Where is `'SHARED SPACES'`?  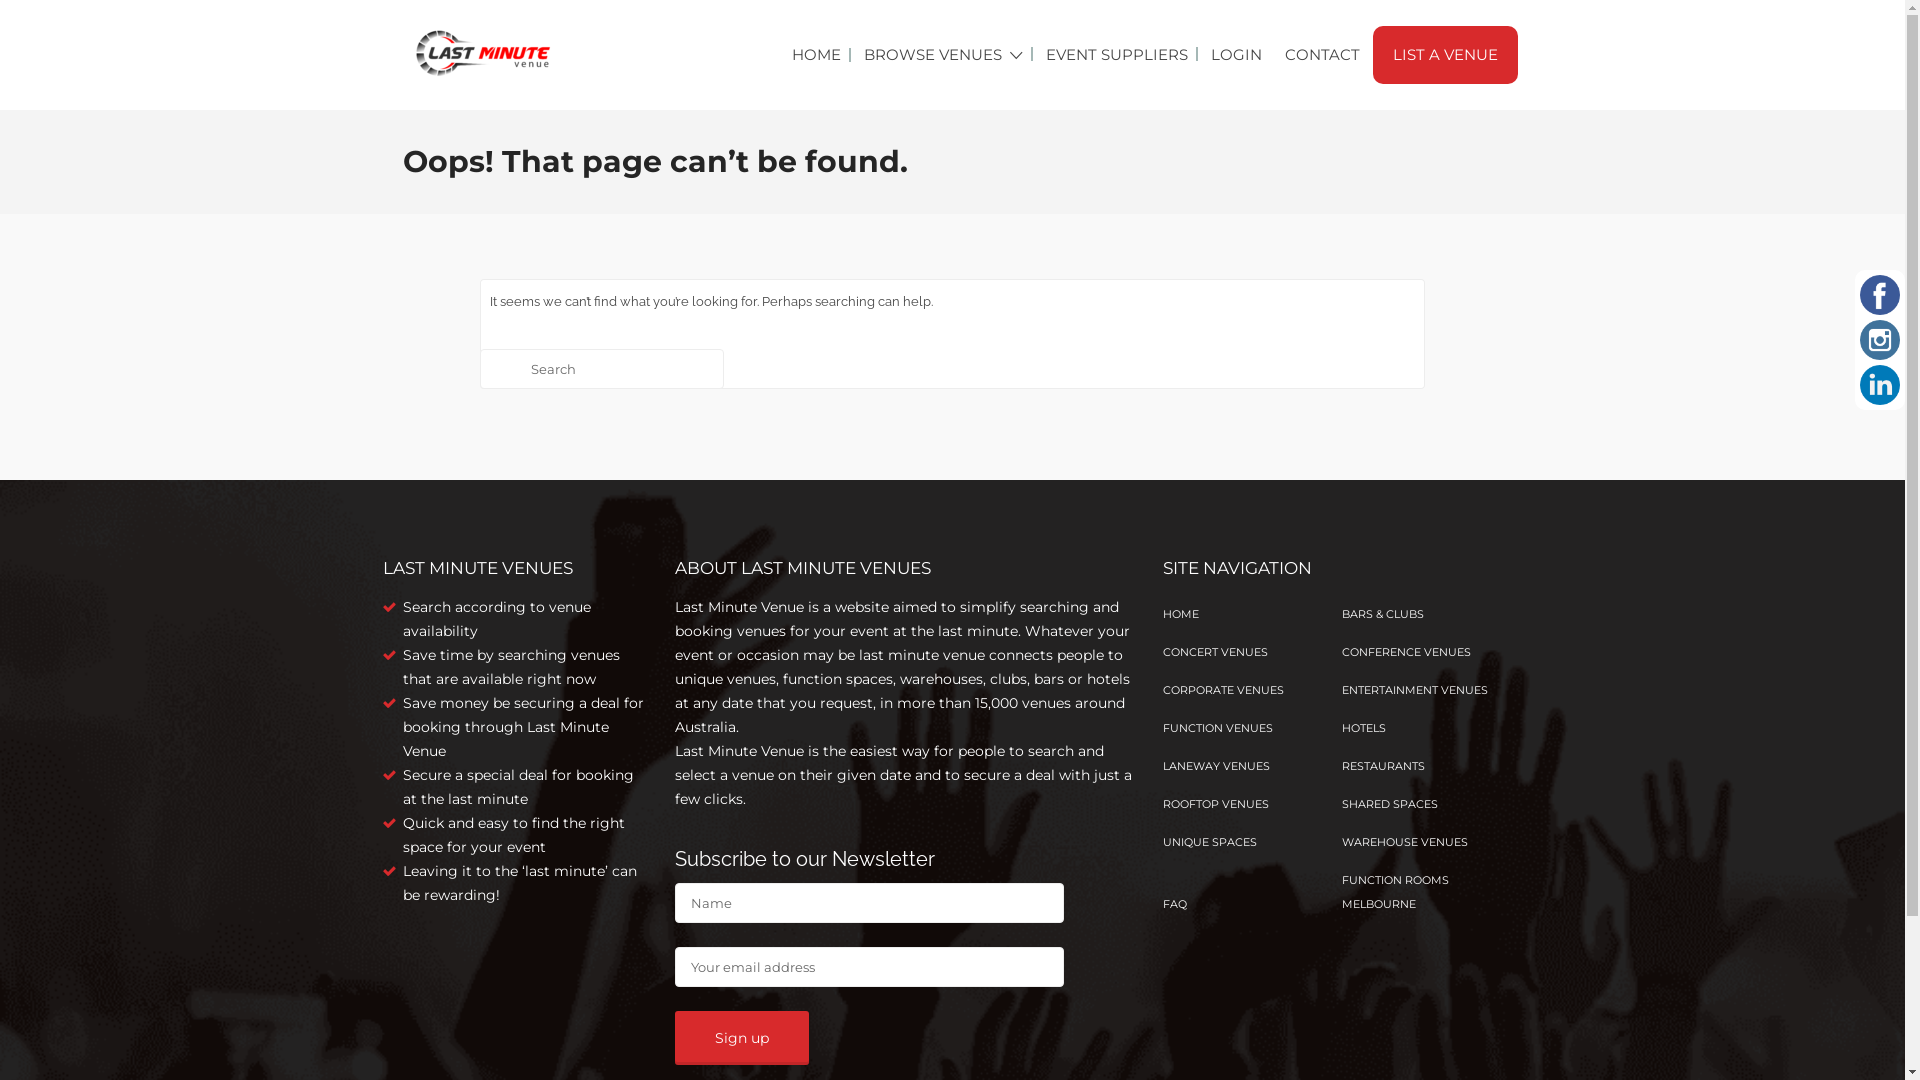
'SHARED SPACES' is located at coordinates (1389, 802).